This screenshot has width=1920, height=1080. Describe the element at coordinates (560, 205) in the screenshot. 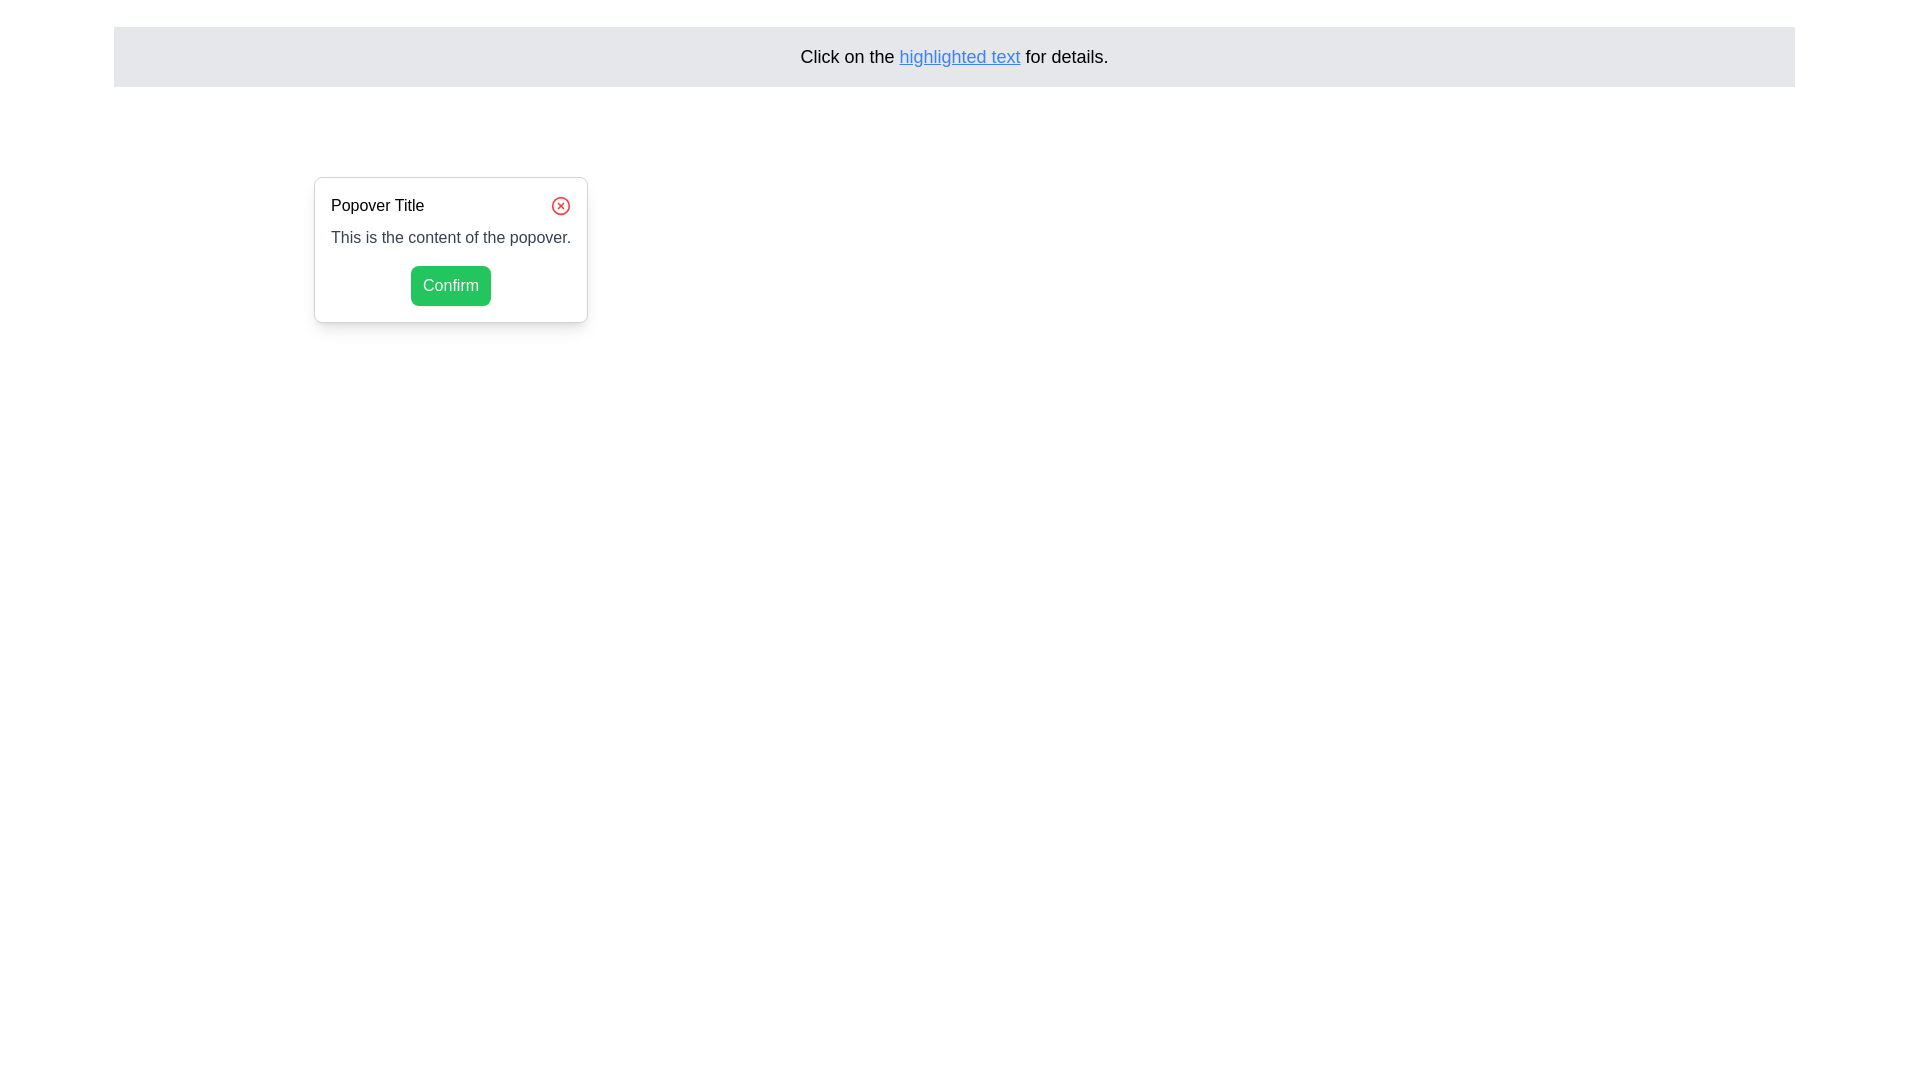

I see `the red circular button with a white cross, located next to the text 'Popover Title'` at that location.